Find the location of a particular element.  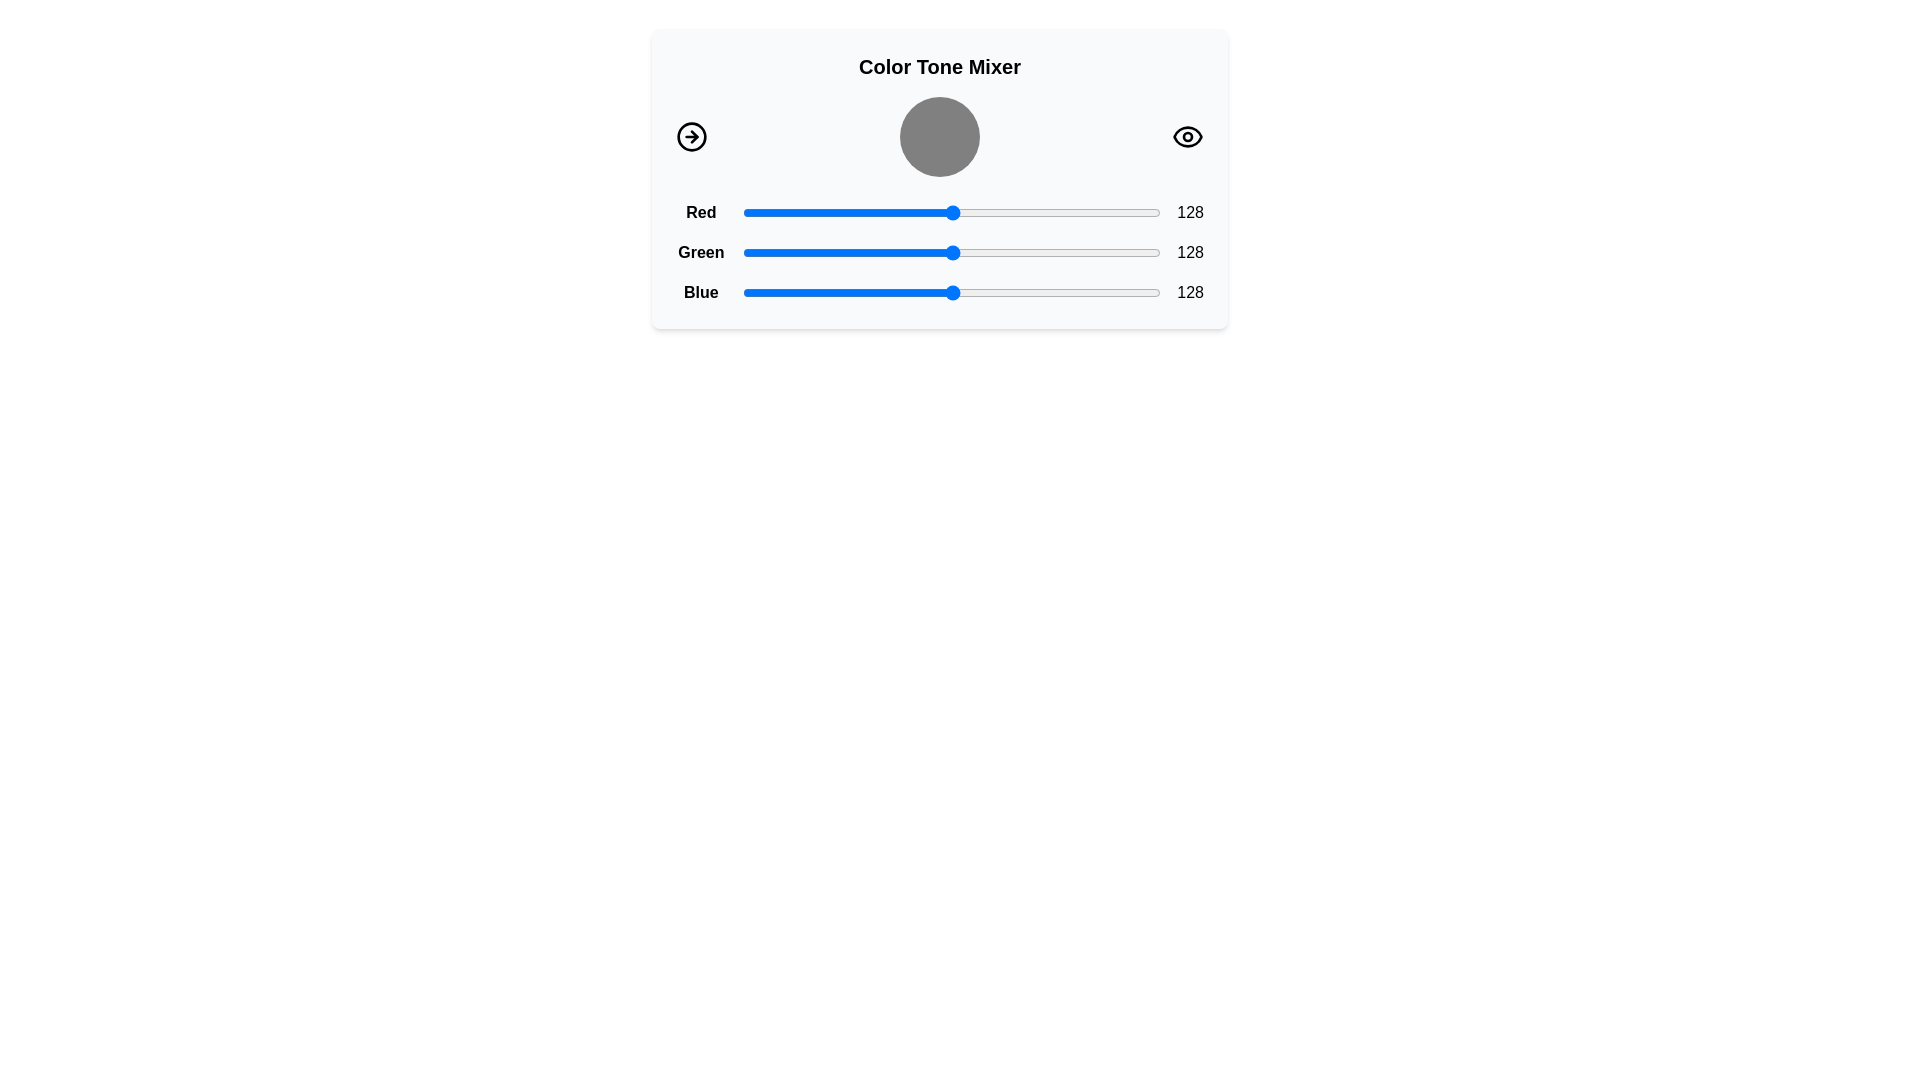

the green color intensity is located at coordinates (1157, 252).